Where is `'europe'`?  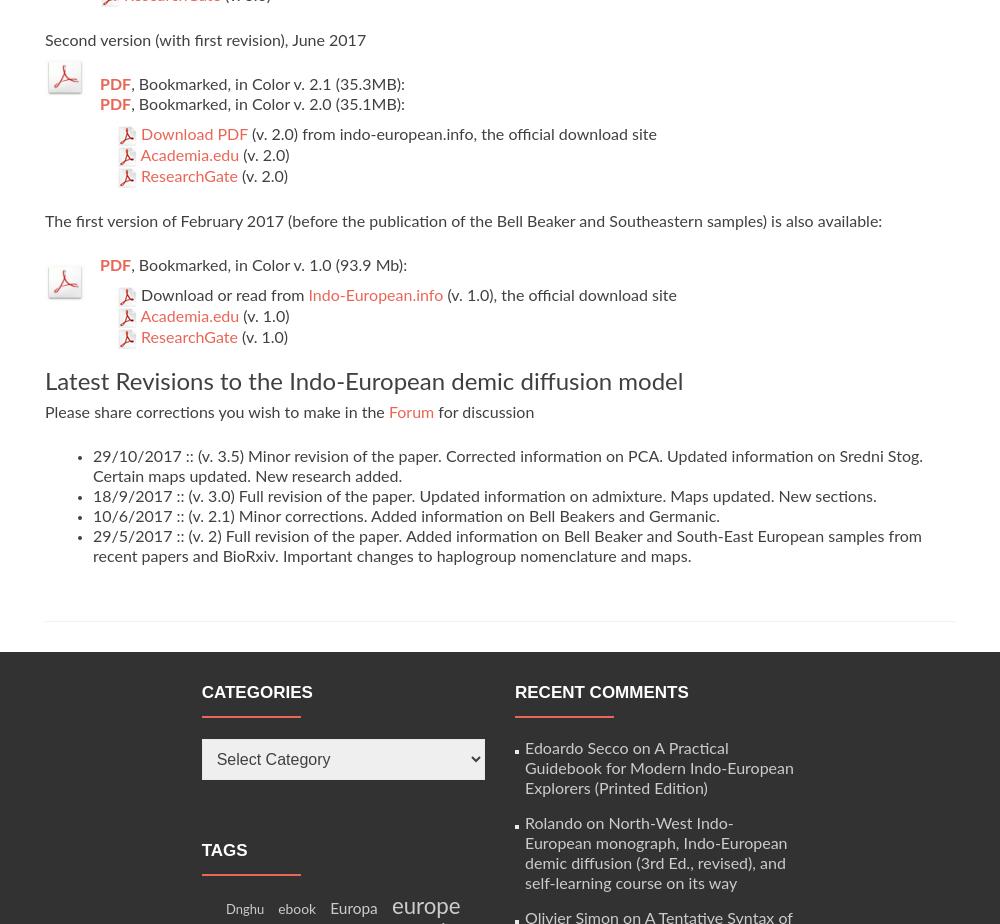 'europe' is located at coordinates (425, 905).